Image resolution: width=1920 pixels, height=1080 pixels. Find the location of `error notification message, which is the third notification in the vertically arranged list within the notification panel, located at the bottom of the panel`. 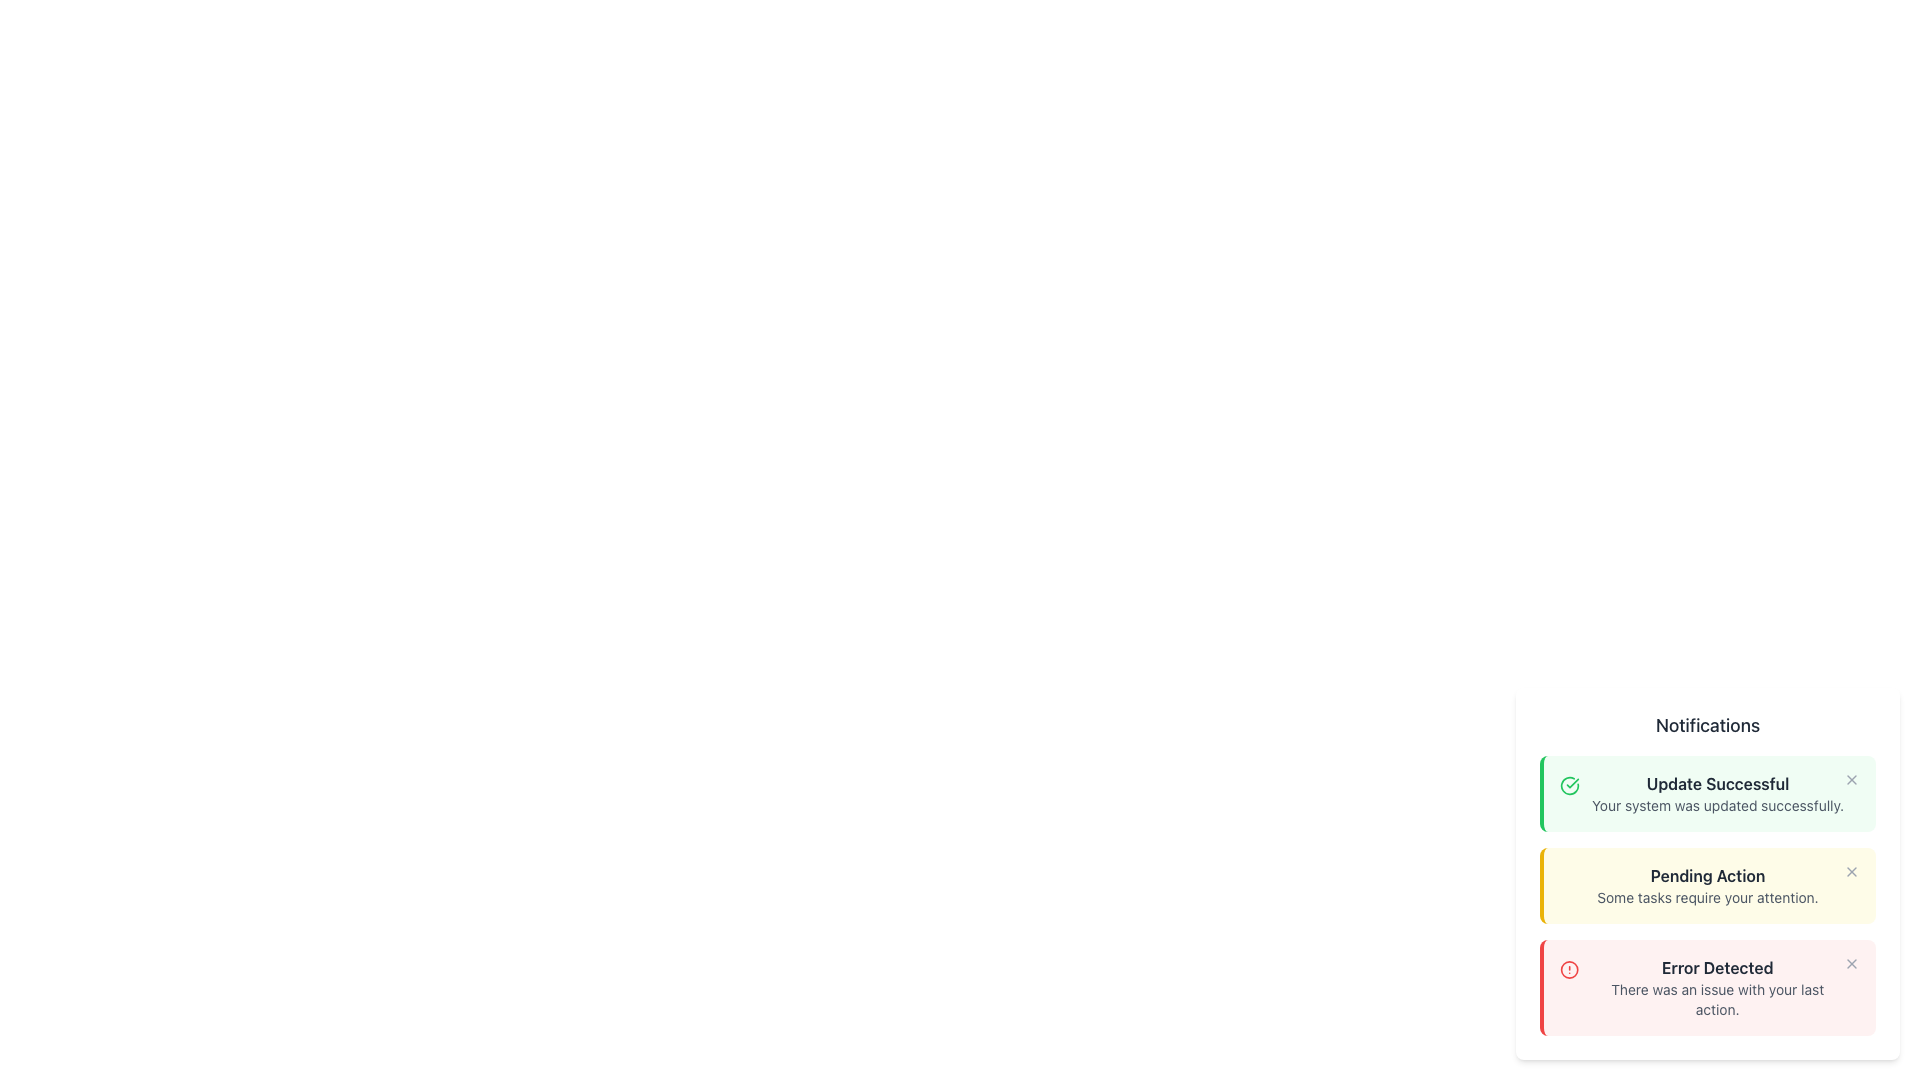

error notification message, which is the third notification in the vertically arranged list within the notification panel, located at the bottom of the panel is located at coordinates (1716, 986).